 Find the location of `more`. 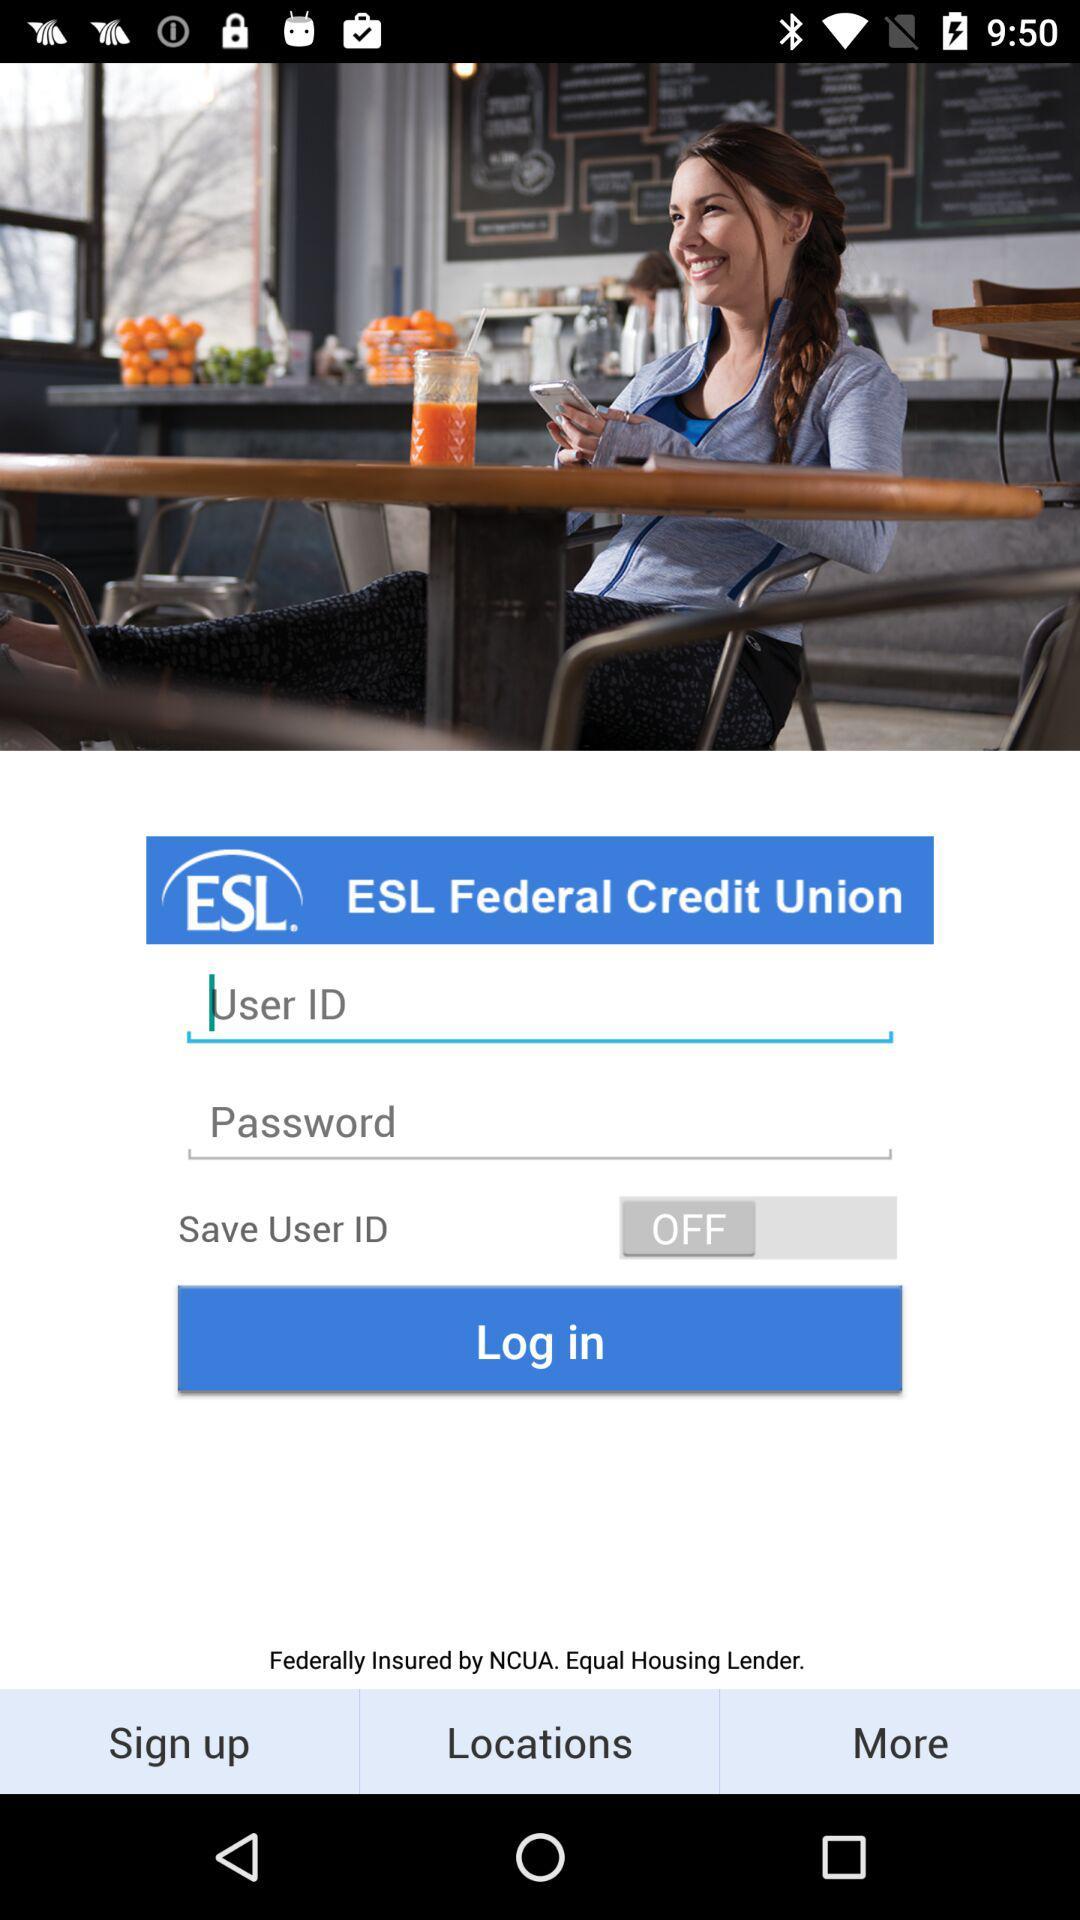

more is located at coordinates (898, 1740).